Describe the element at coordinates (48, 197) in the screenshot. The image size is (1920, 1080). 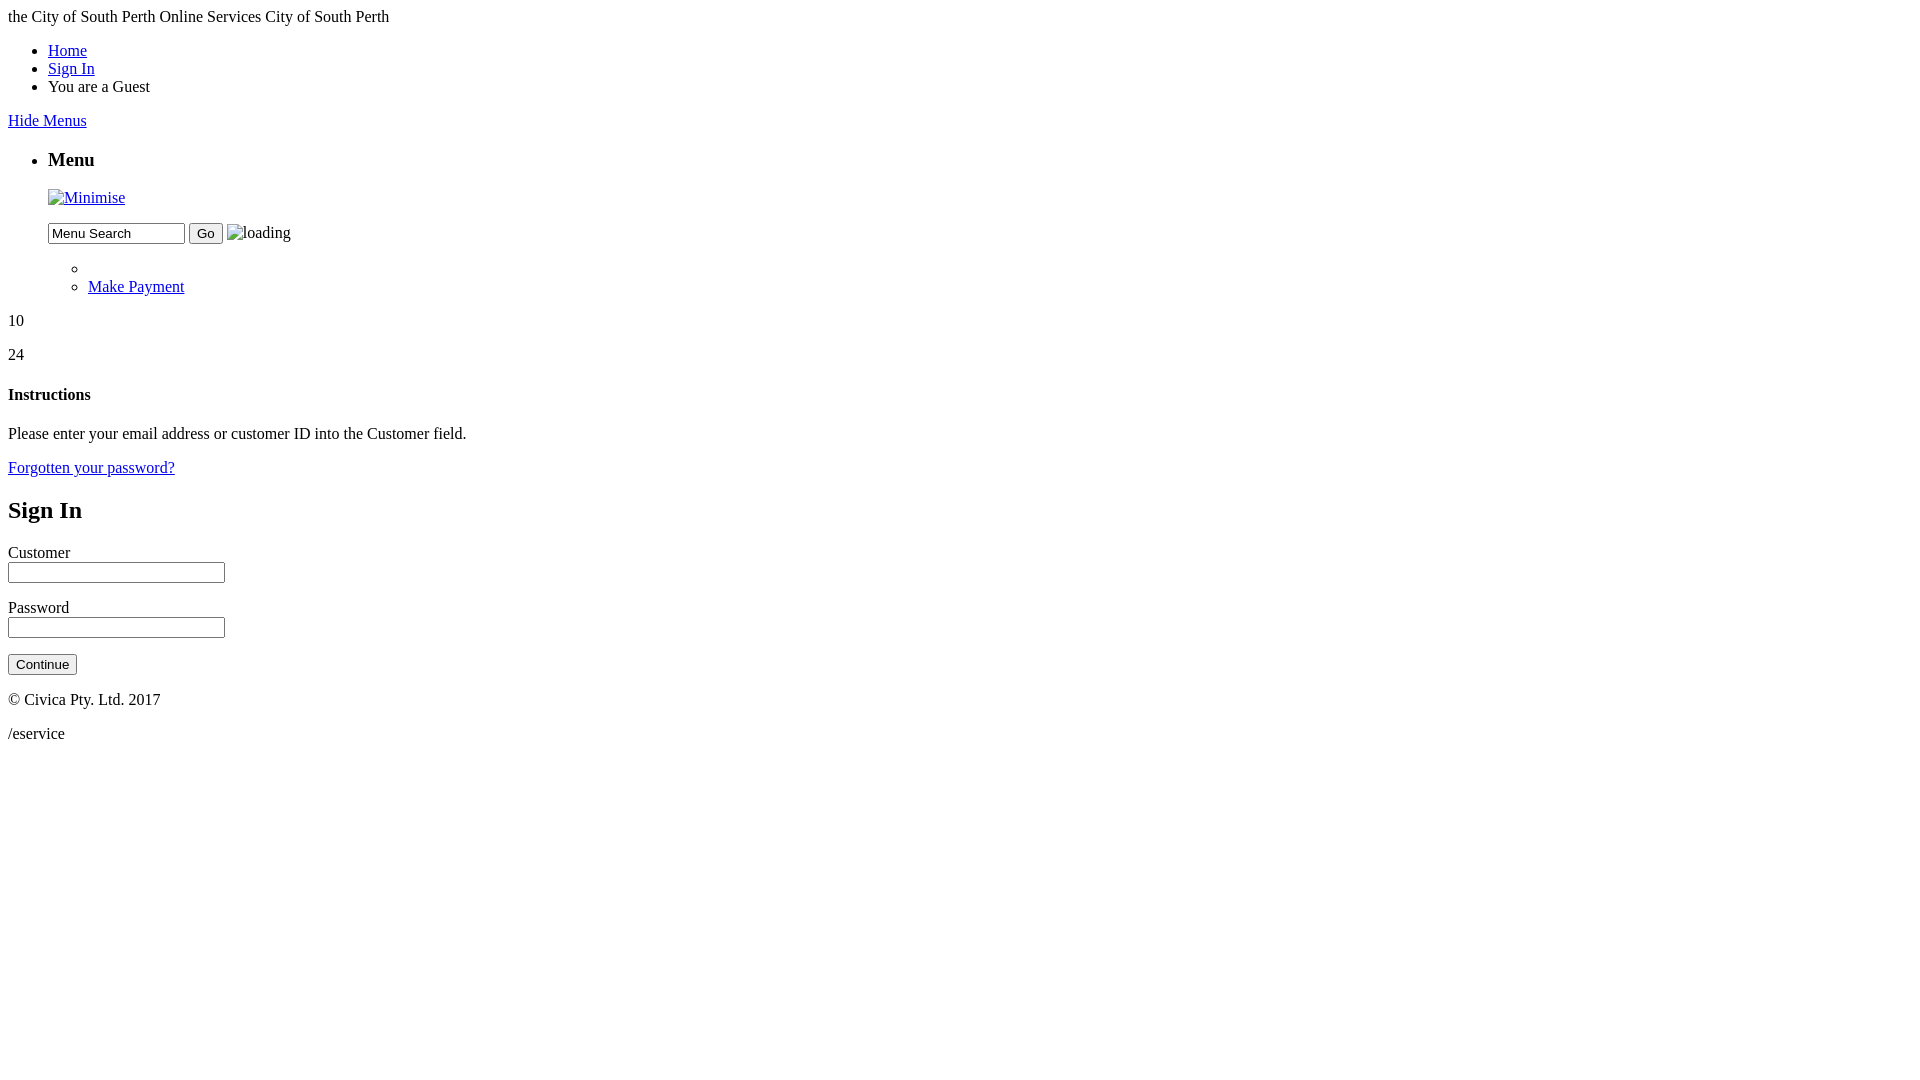
I see `'Minimise Panel'` at that location.